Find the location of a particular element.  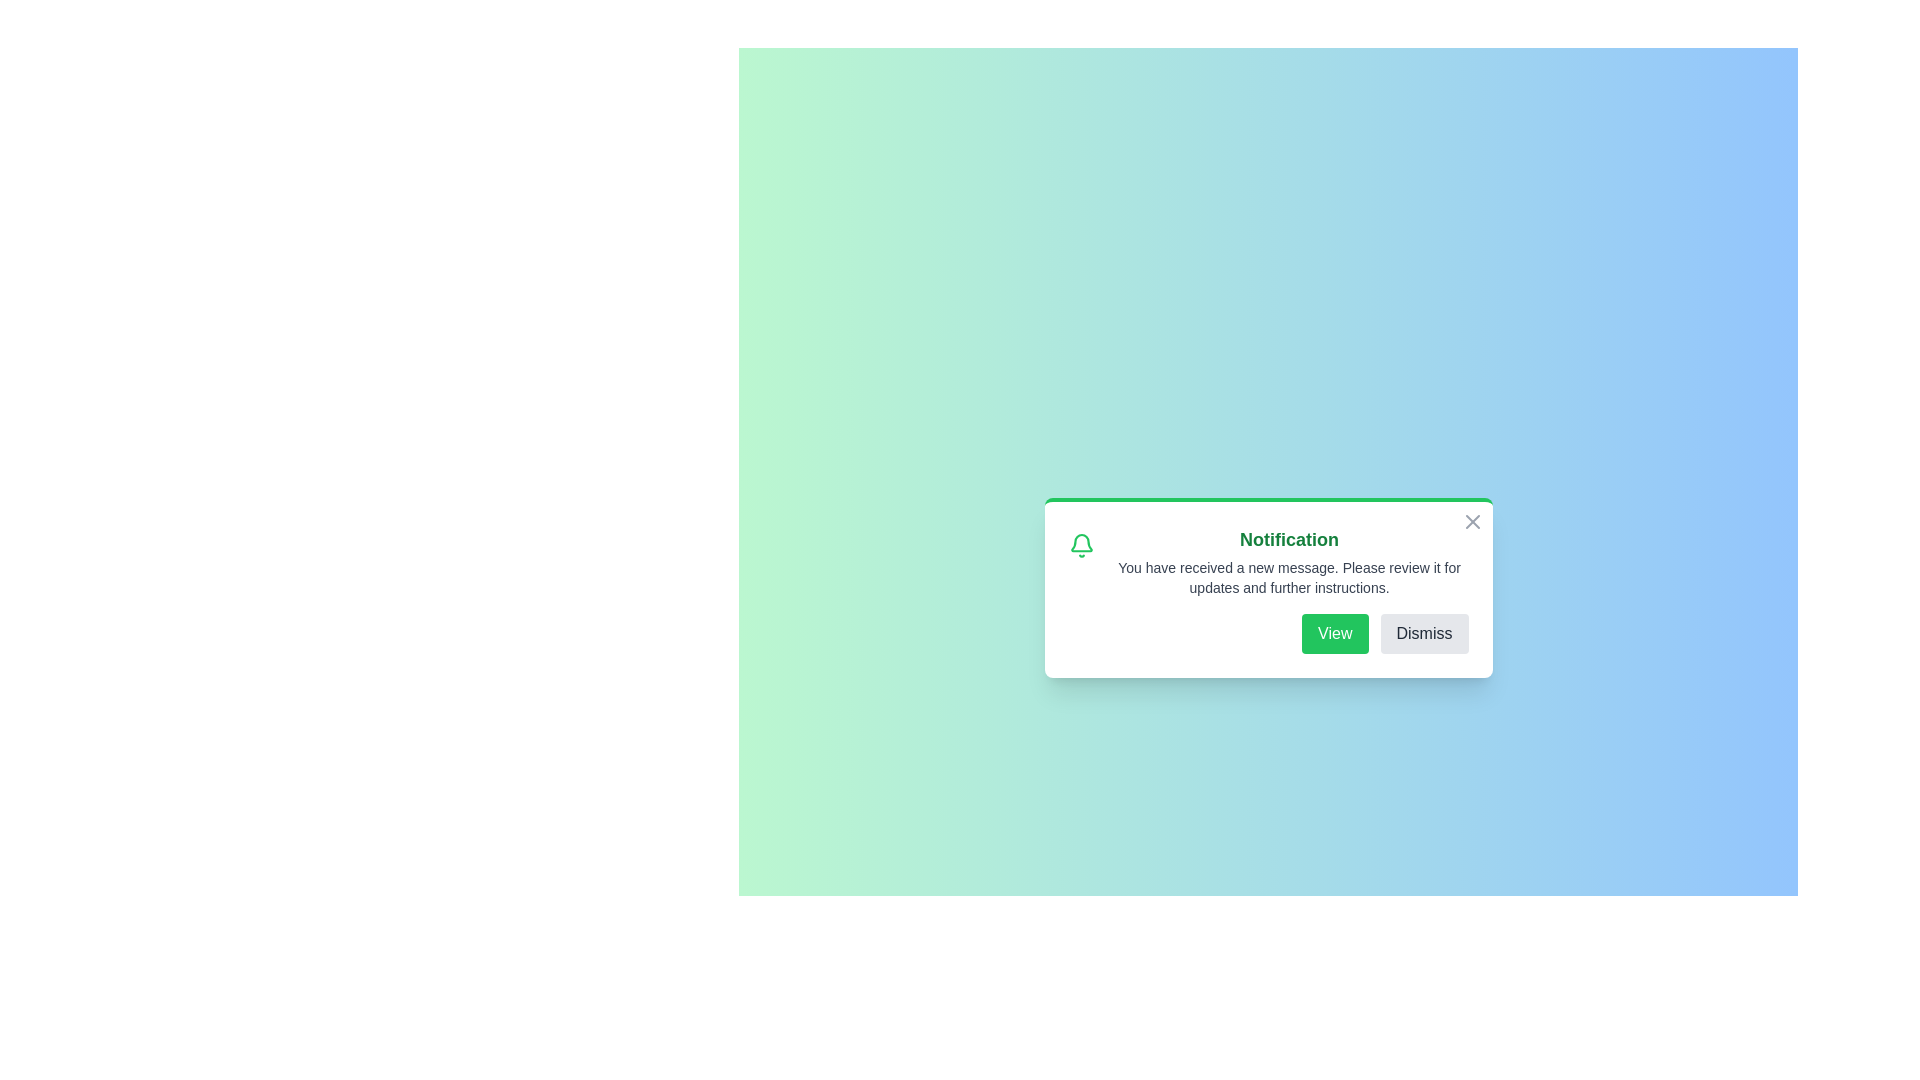

the 'View' button to proceed with viewing the notification is located at coordinates (1334, 633).